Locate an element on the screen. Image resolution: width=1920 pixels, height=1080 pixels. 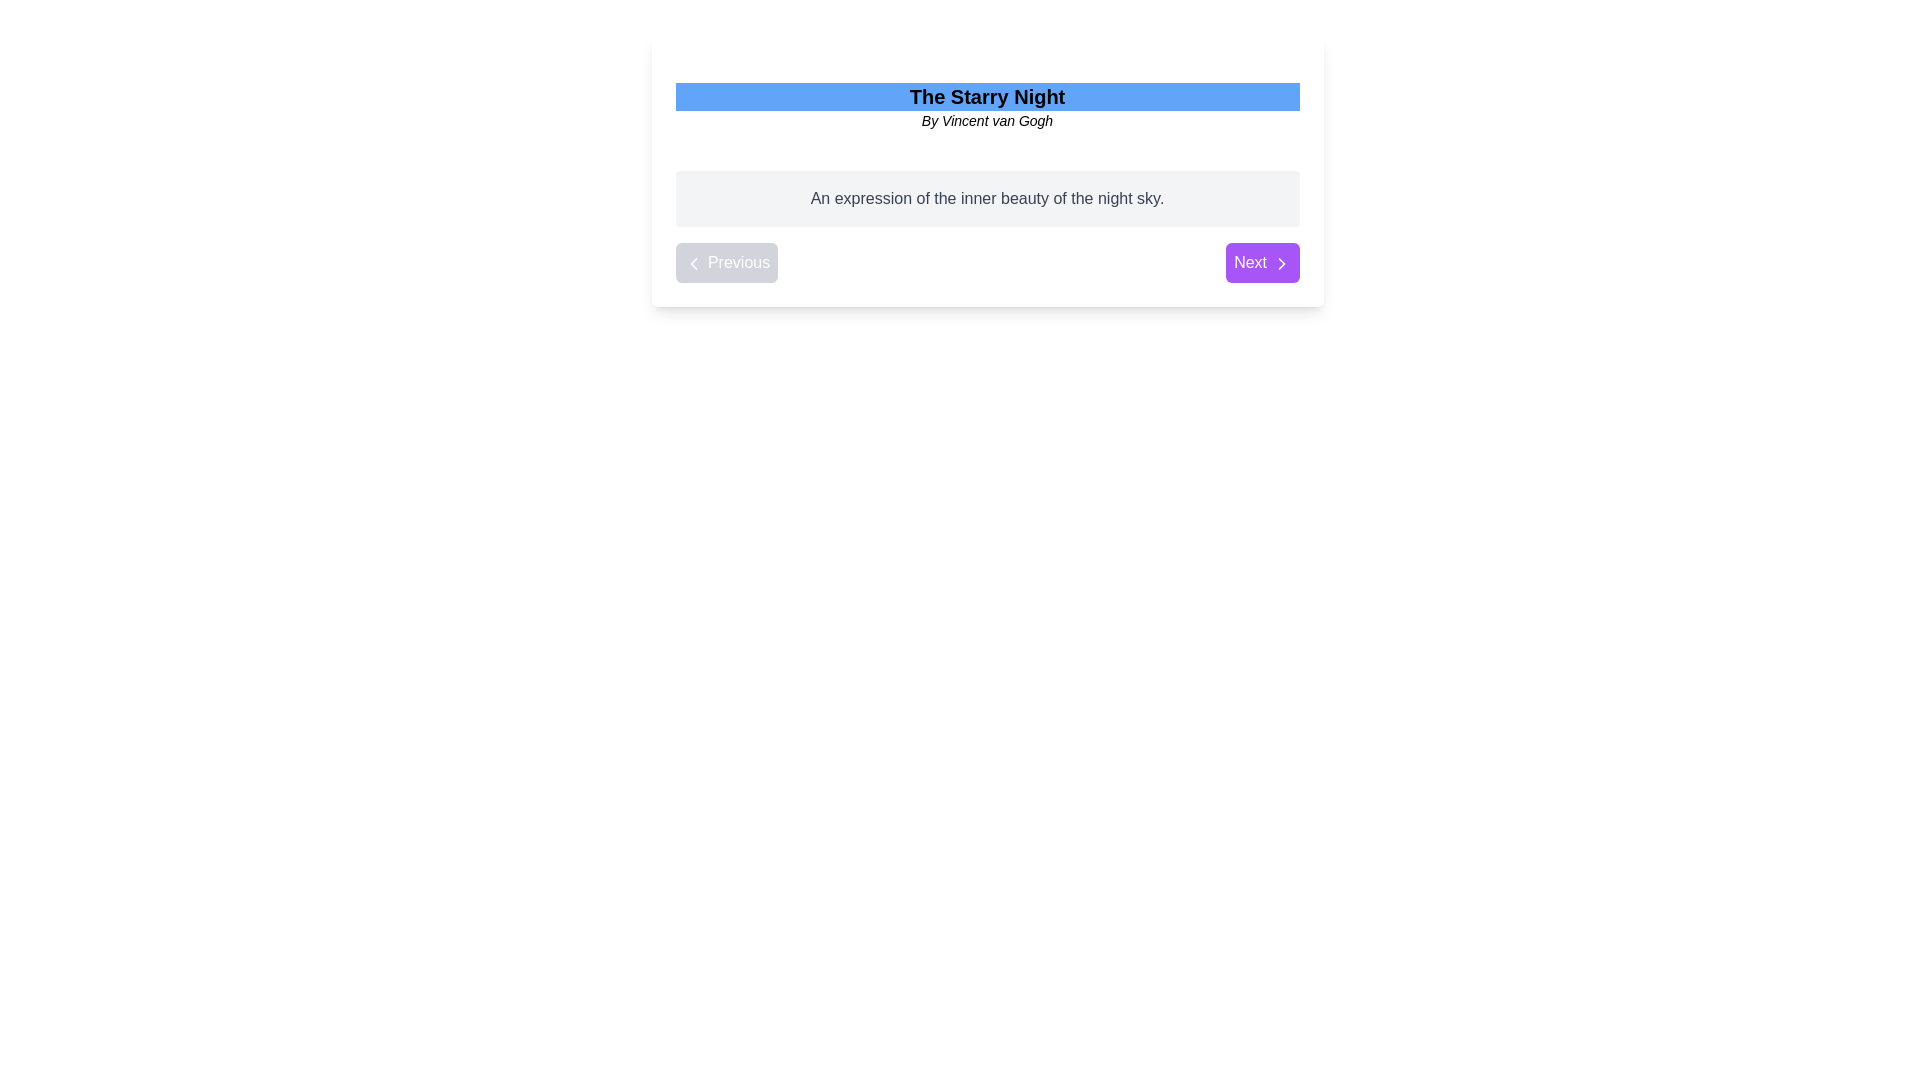
the 'Next' button is located at coordinates (1281, 262).